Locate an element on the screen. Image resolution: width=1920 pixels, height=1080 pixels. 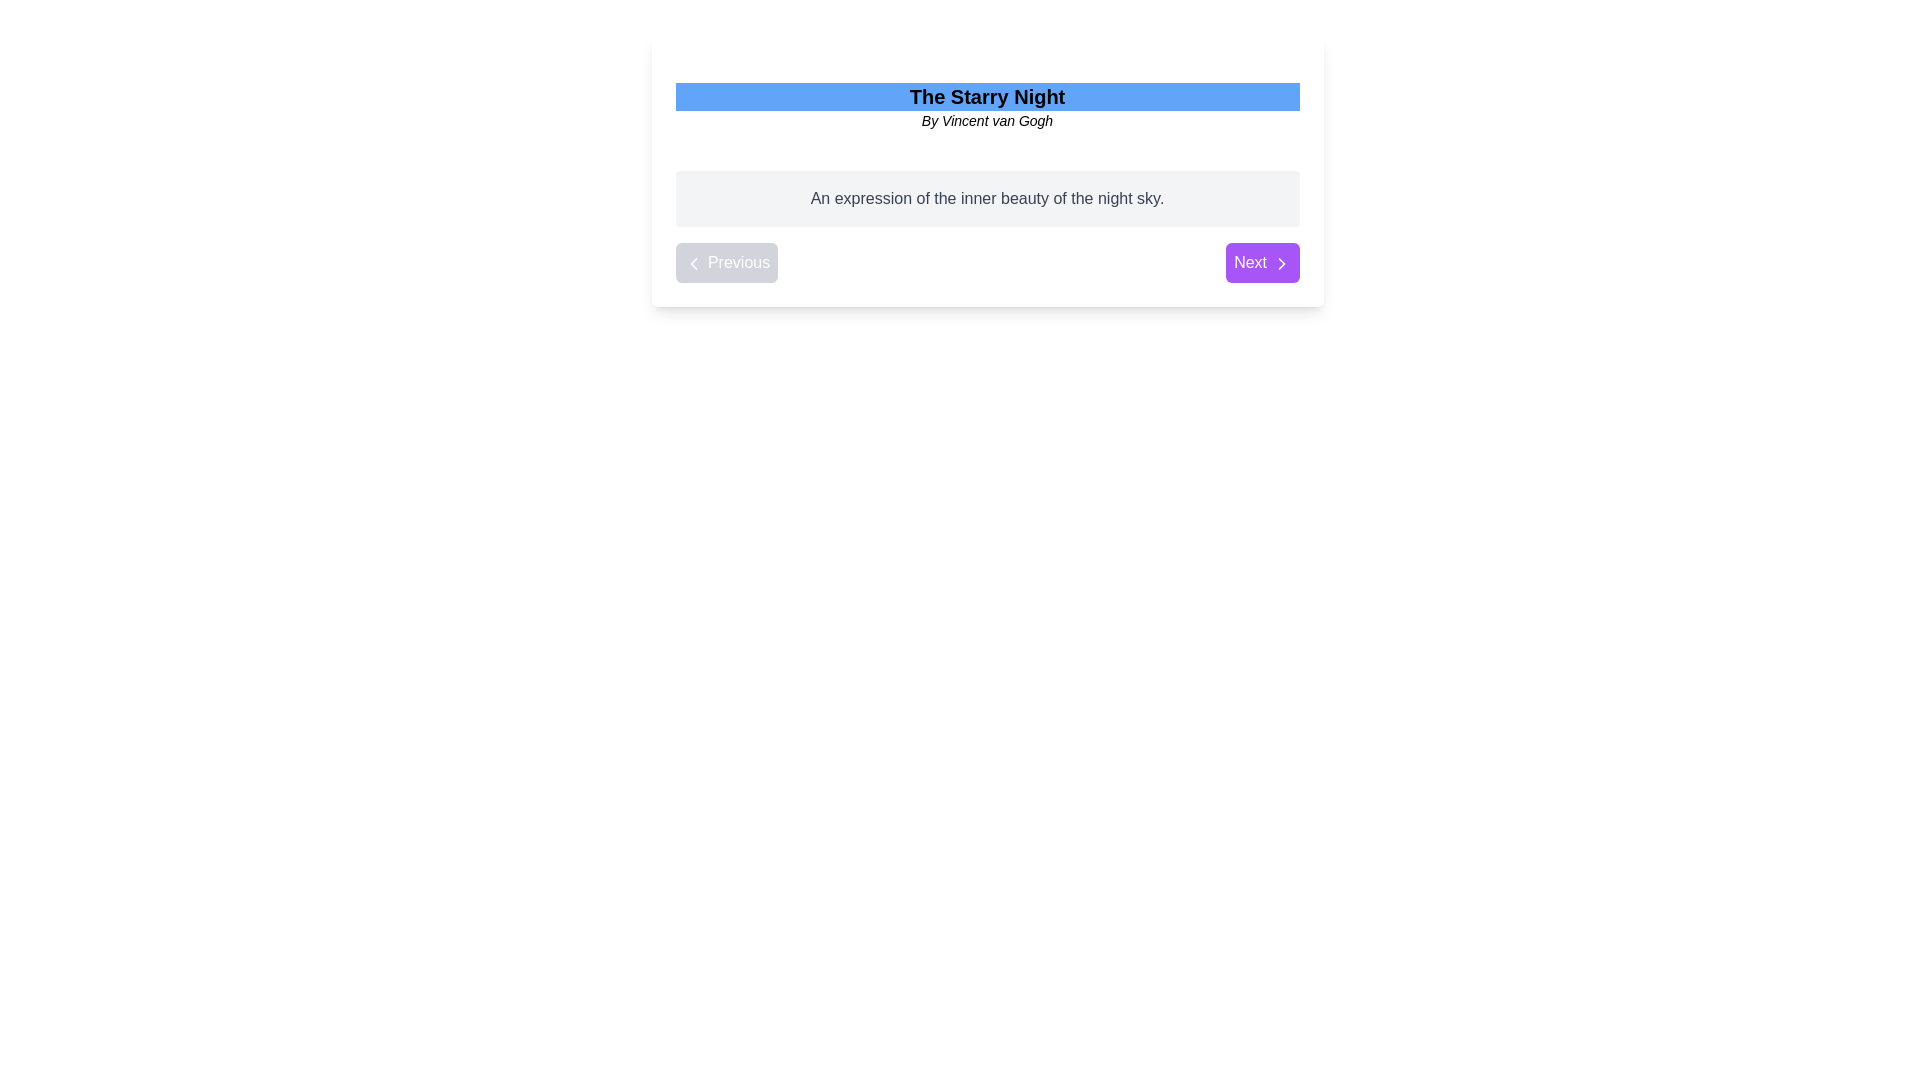
the 'Next' button is located at coordinates (1281, 262).